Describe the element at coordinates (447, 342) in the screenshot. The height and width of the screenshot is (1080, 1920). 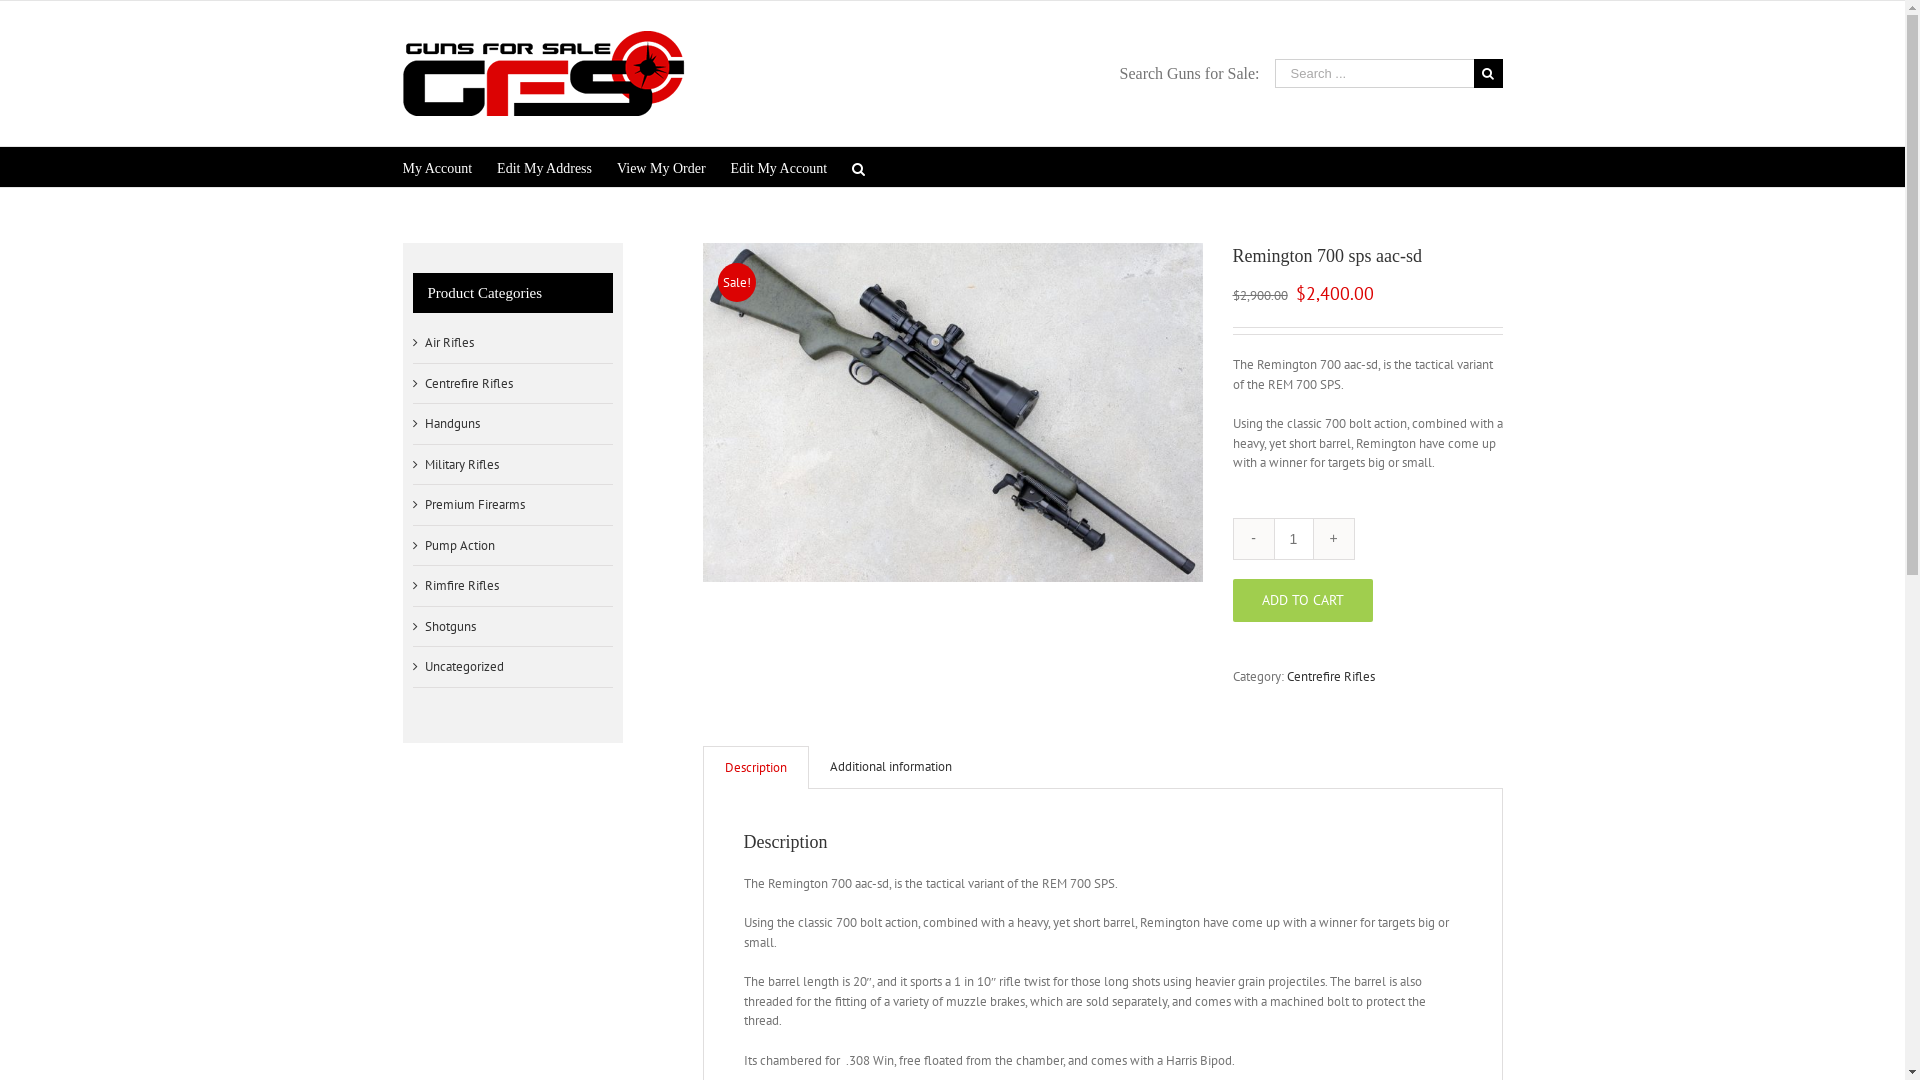
I see `'Air Rifles'` at that location.